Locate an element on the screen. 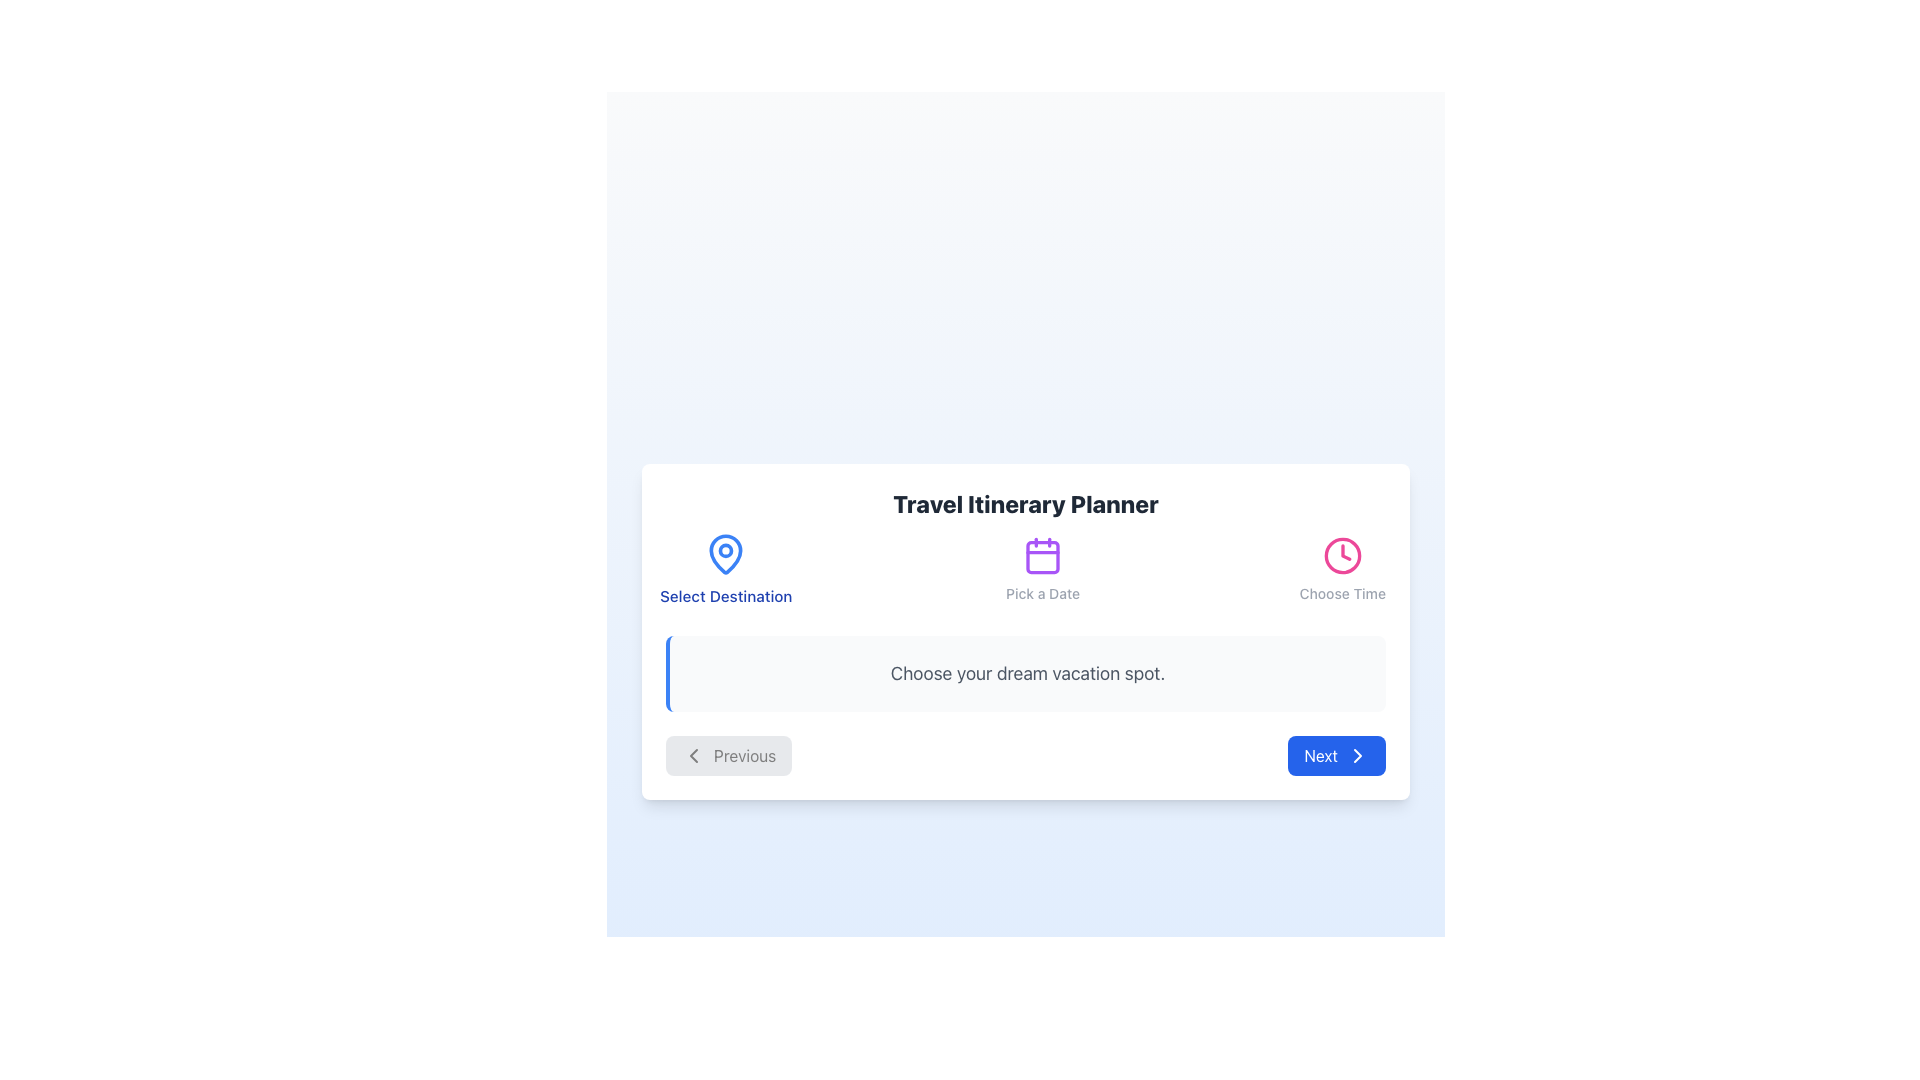 This screenshot has width=1920, height=1080. the smaller circle at the center of the map-pin icon, which is adjacent to the 'Select Destination' label is located at coordinates (725, 550).